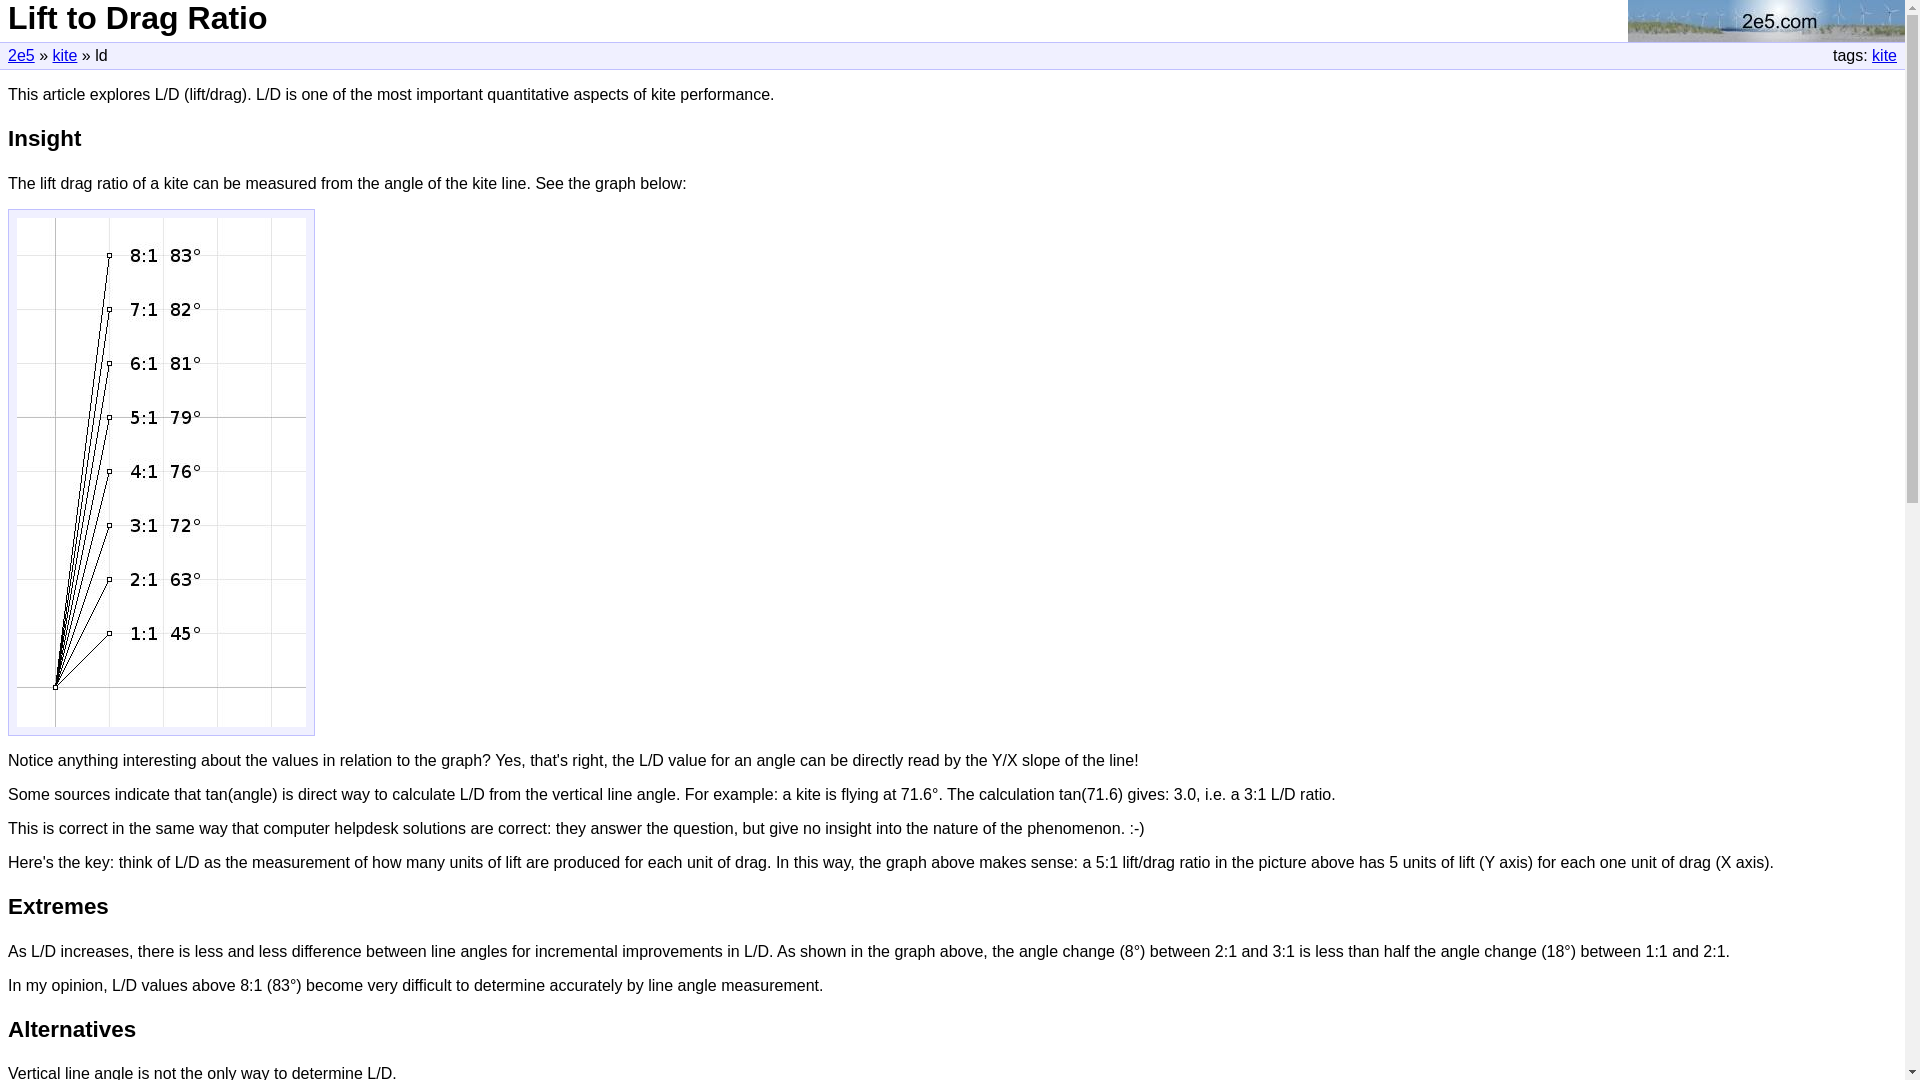 This screenshot has width=1920, height=1080. What do you see at coordinates (1883, 54) in the screenshot?
I see `'kite'` at bounding box center [1883, 54].